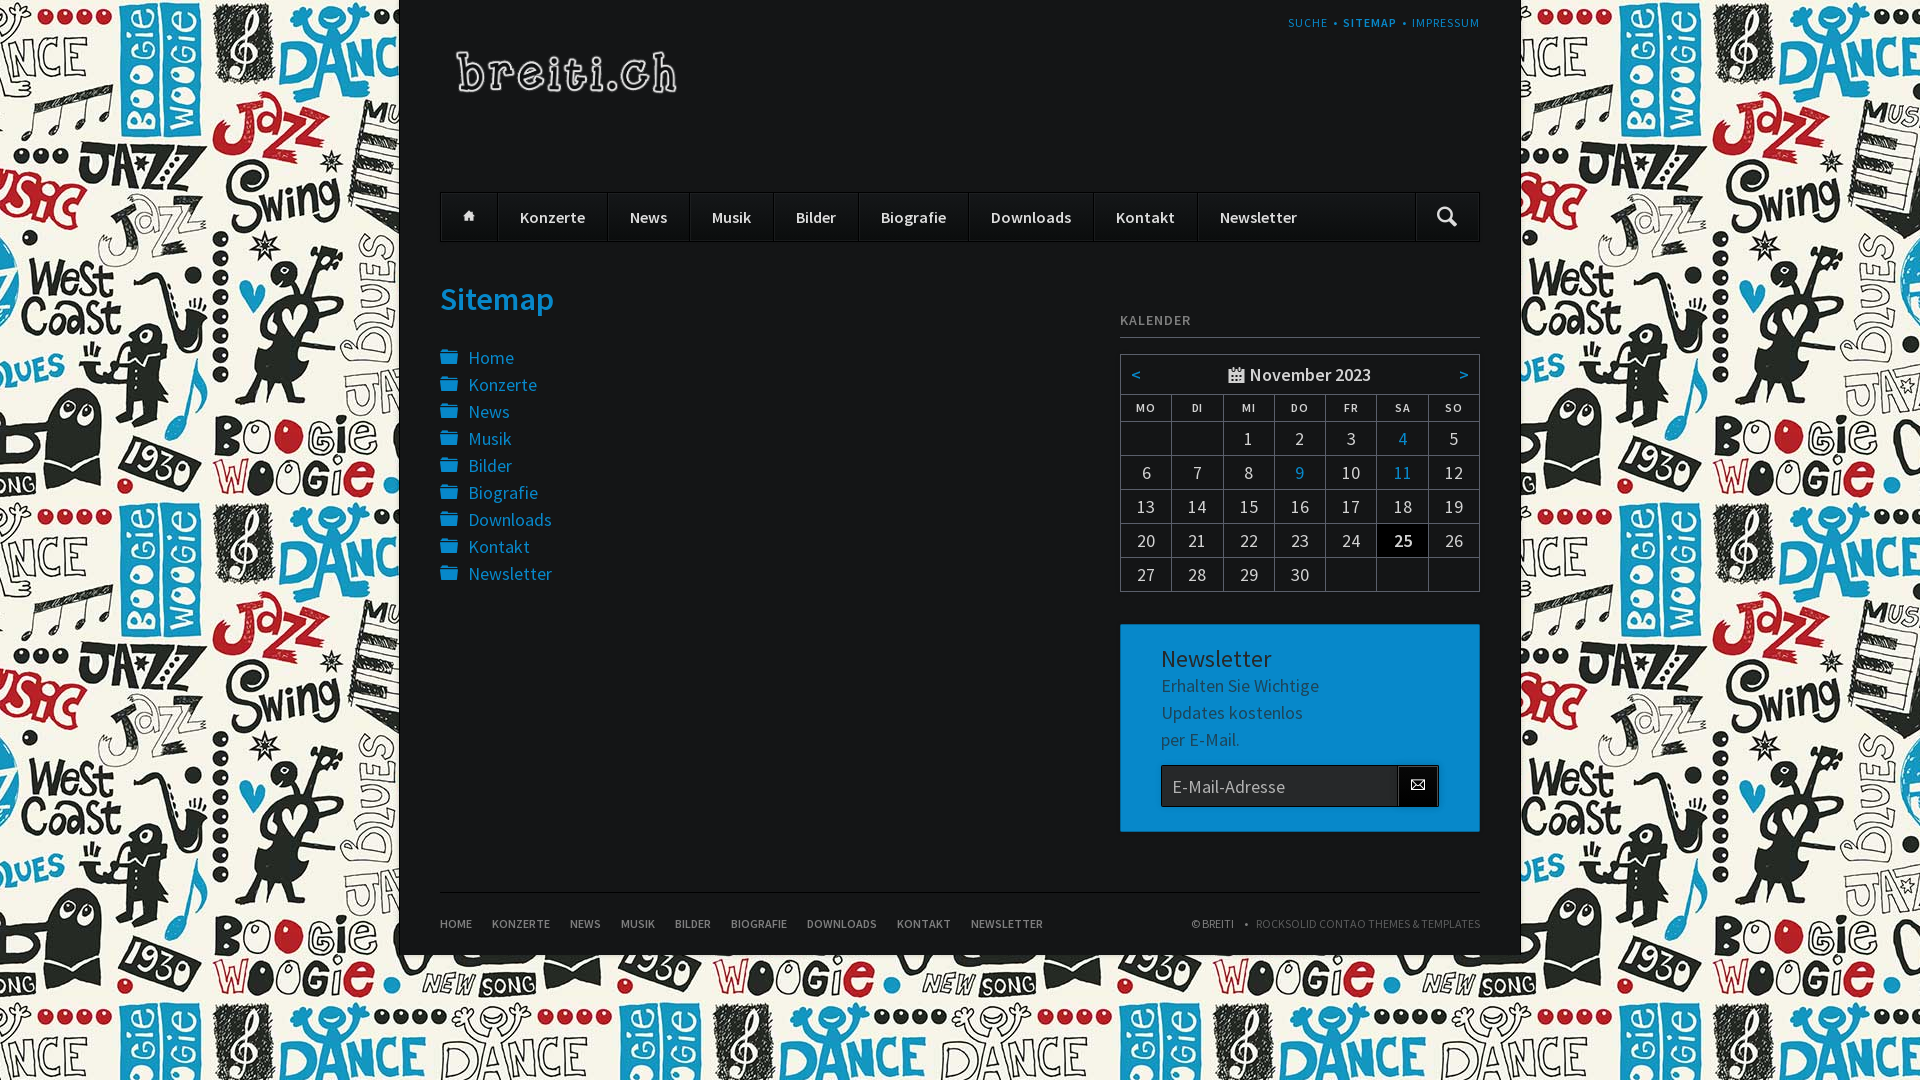  I want to click on 'Newsletter', so click(509, 573).